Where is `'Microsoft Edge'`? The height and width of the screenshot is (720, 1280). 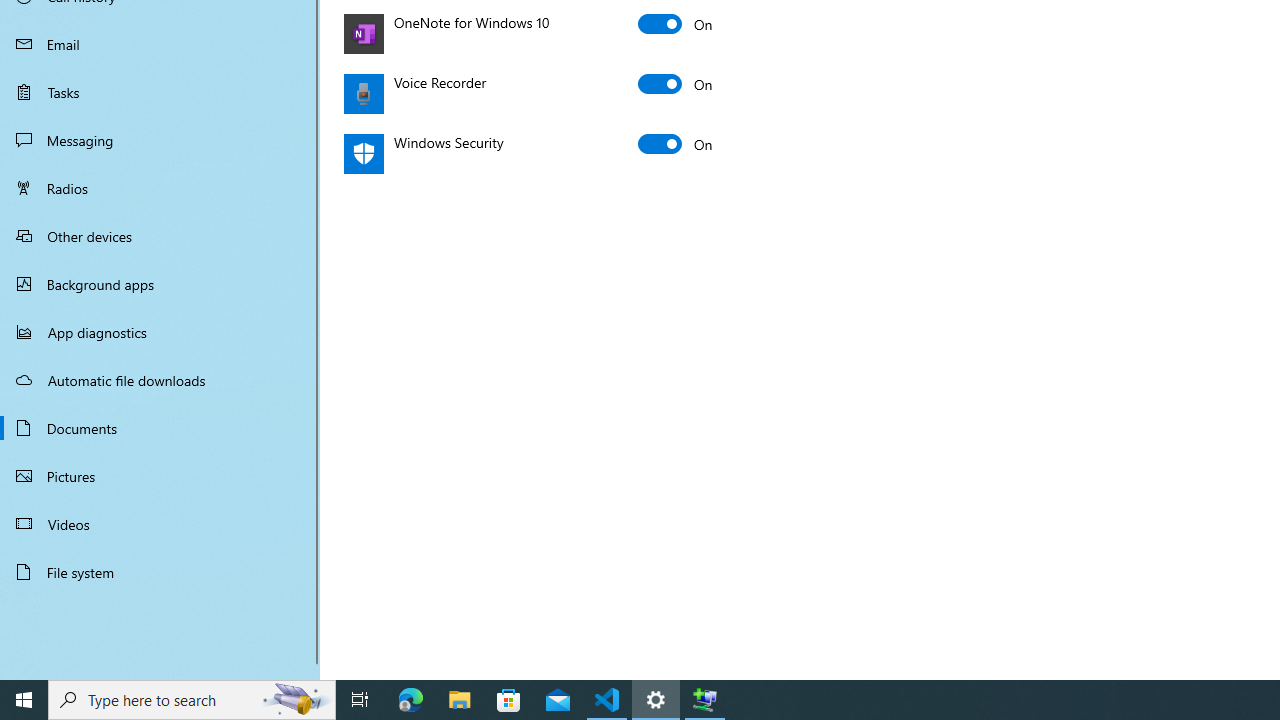
'Microsoft Edge' is located at coordinates (410, 698).